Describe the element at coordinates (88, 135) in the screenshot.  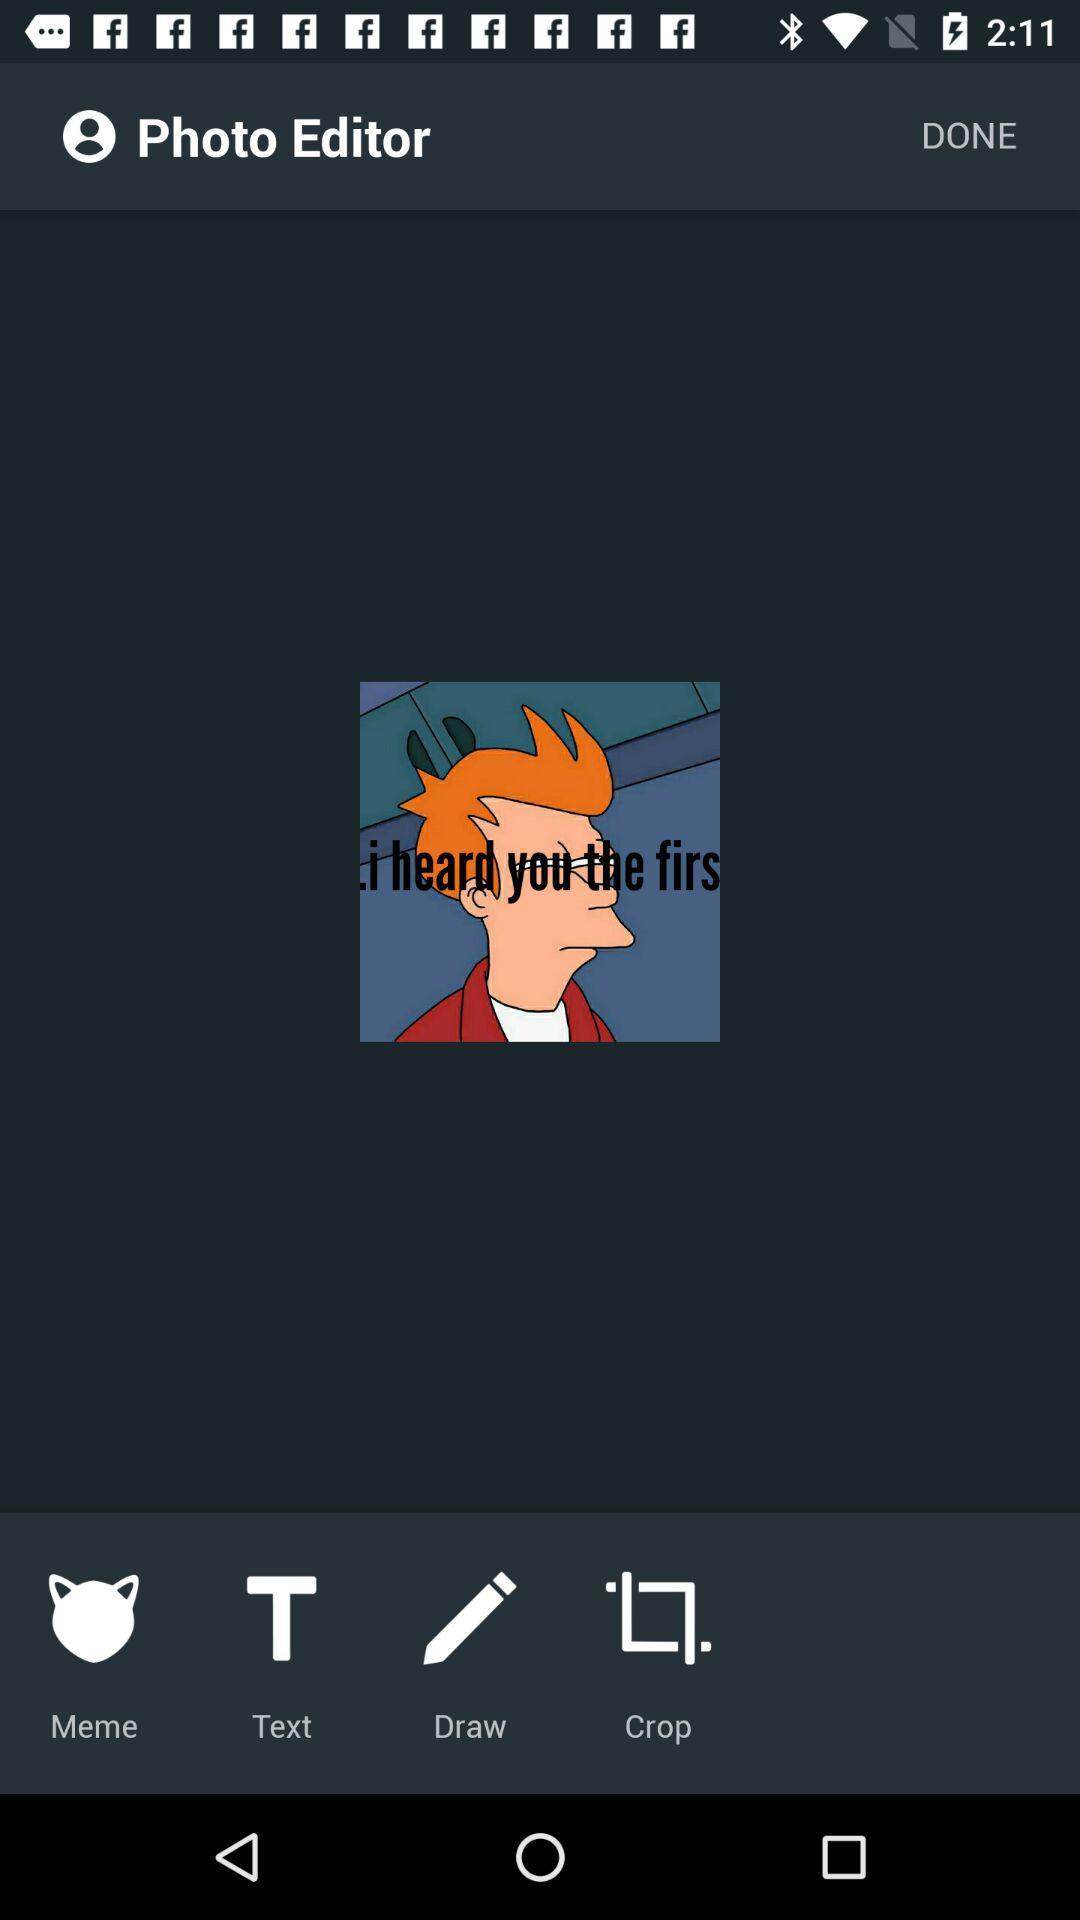
I see `the item at the top left corner` at that location.